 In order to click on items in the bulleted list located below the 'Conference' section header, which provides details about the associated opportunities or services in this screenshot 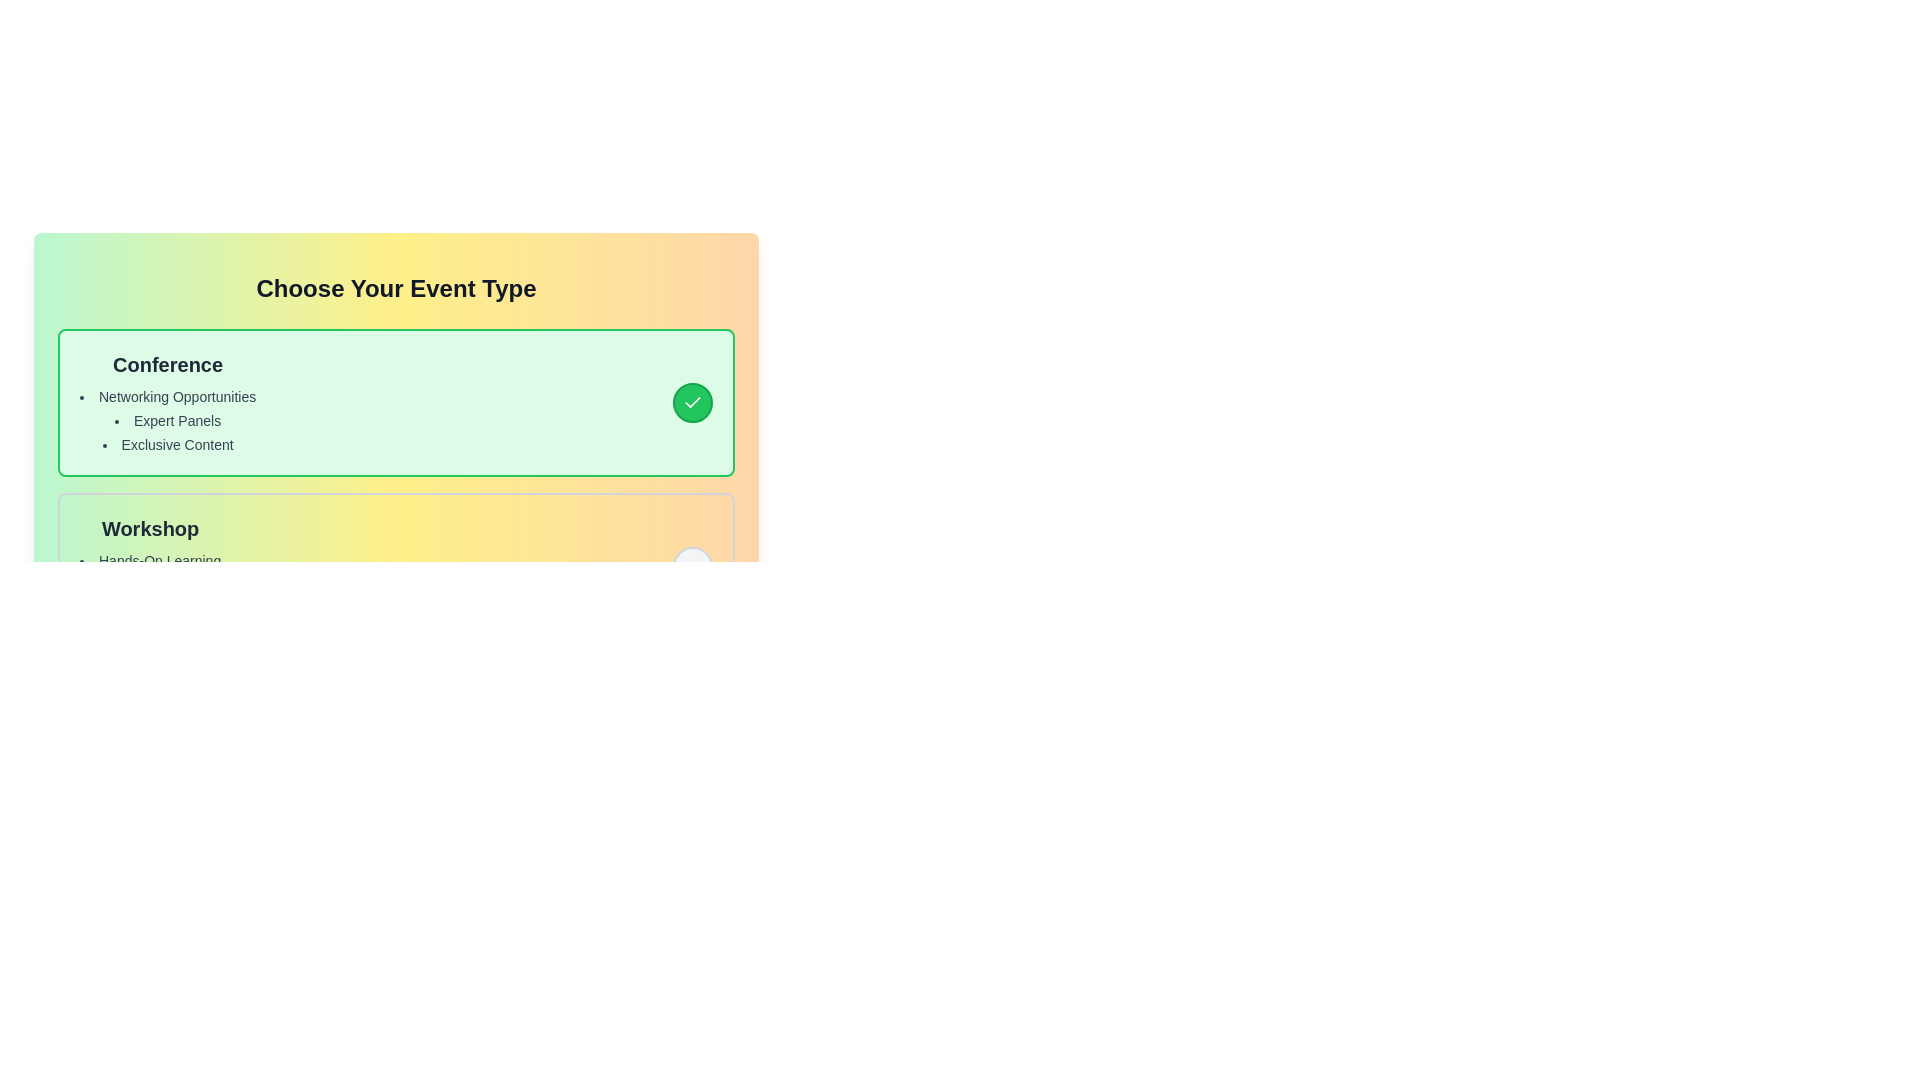, I will do `click(168, 419)`.